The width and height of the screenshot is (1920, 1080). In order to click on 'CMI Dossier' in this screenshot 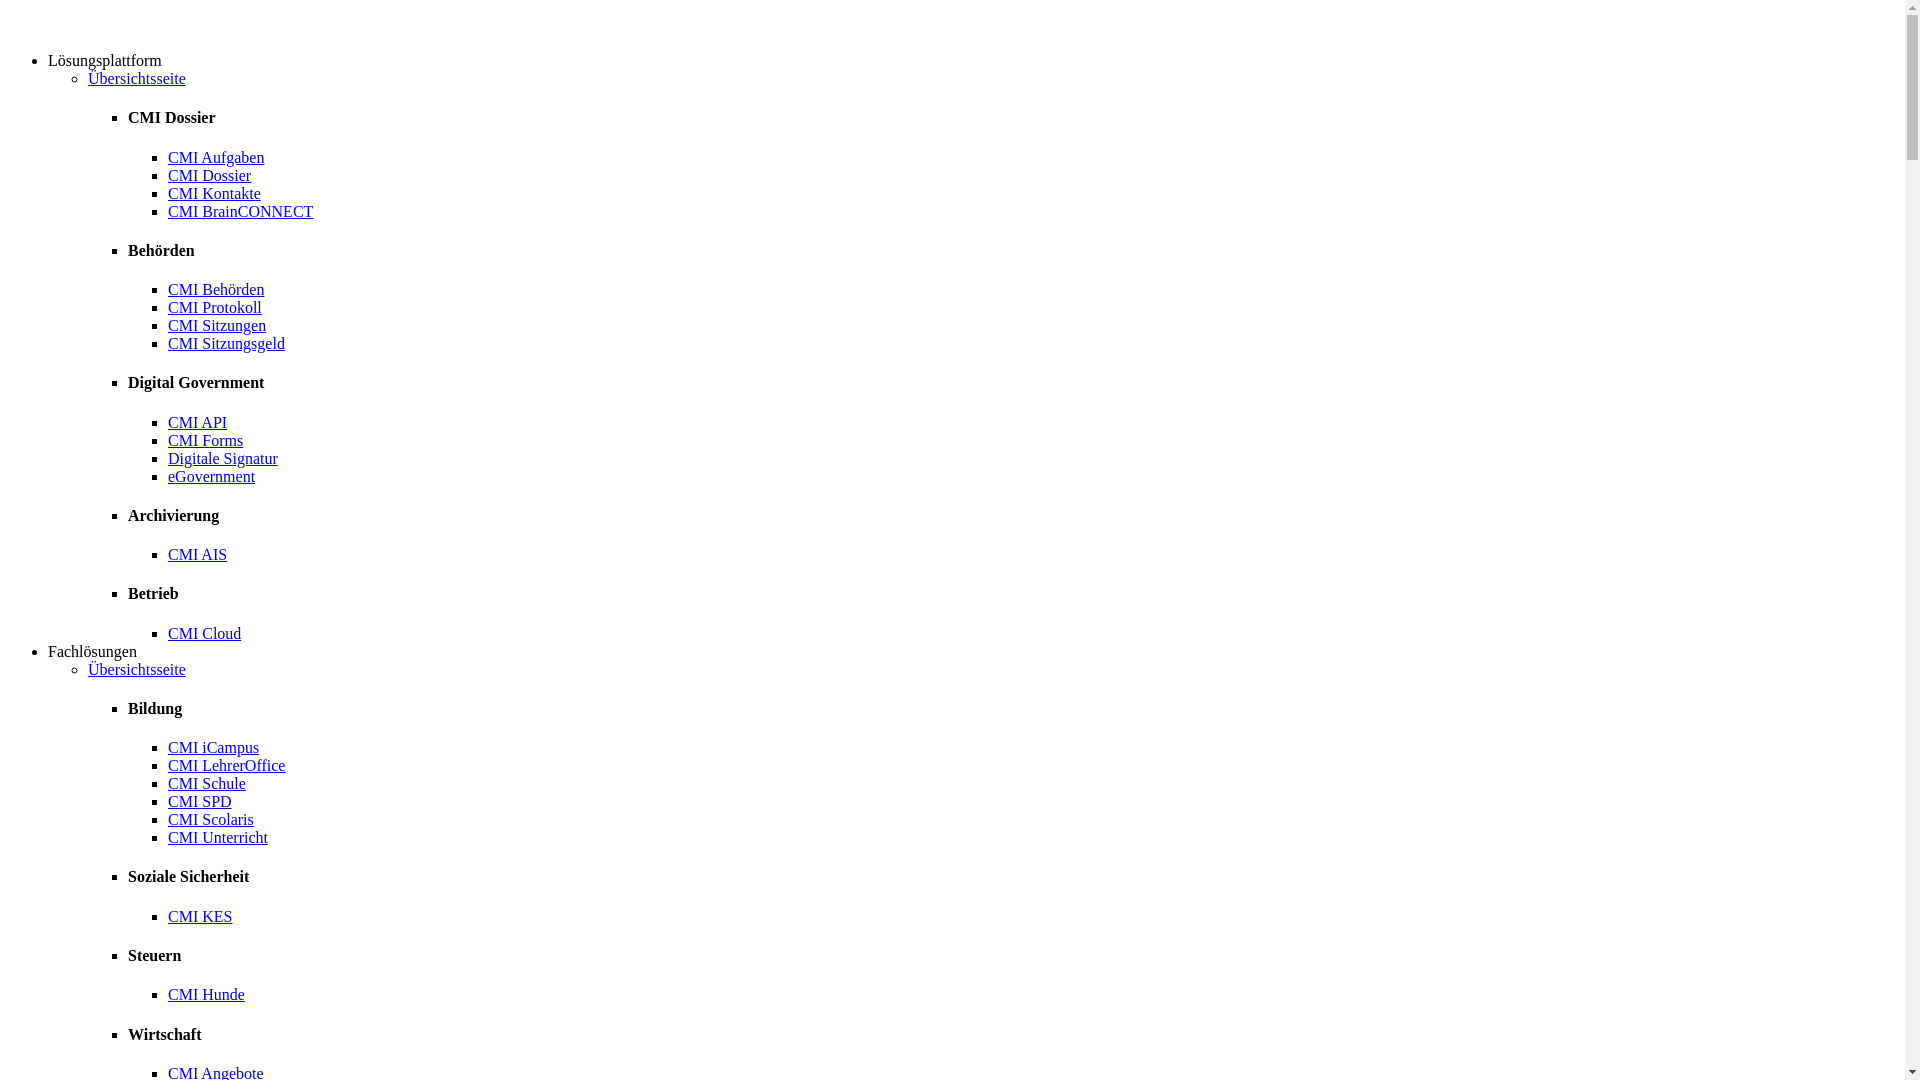, I will do `click(209, 174)`.